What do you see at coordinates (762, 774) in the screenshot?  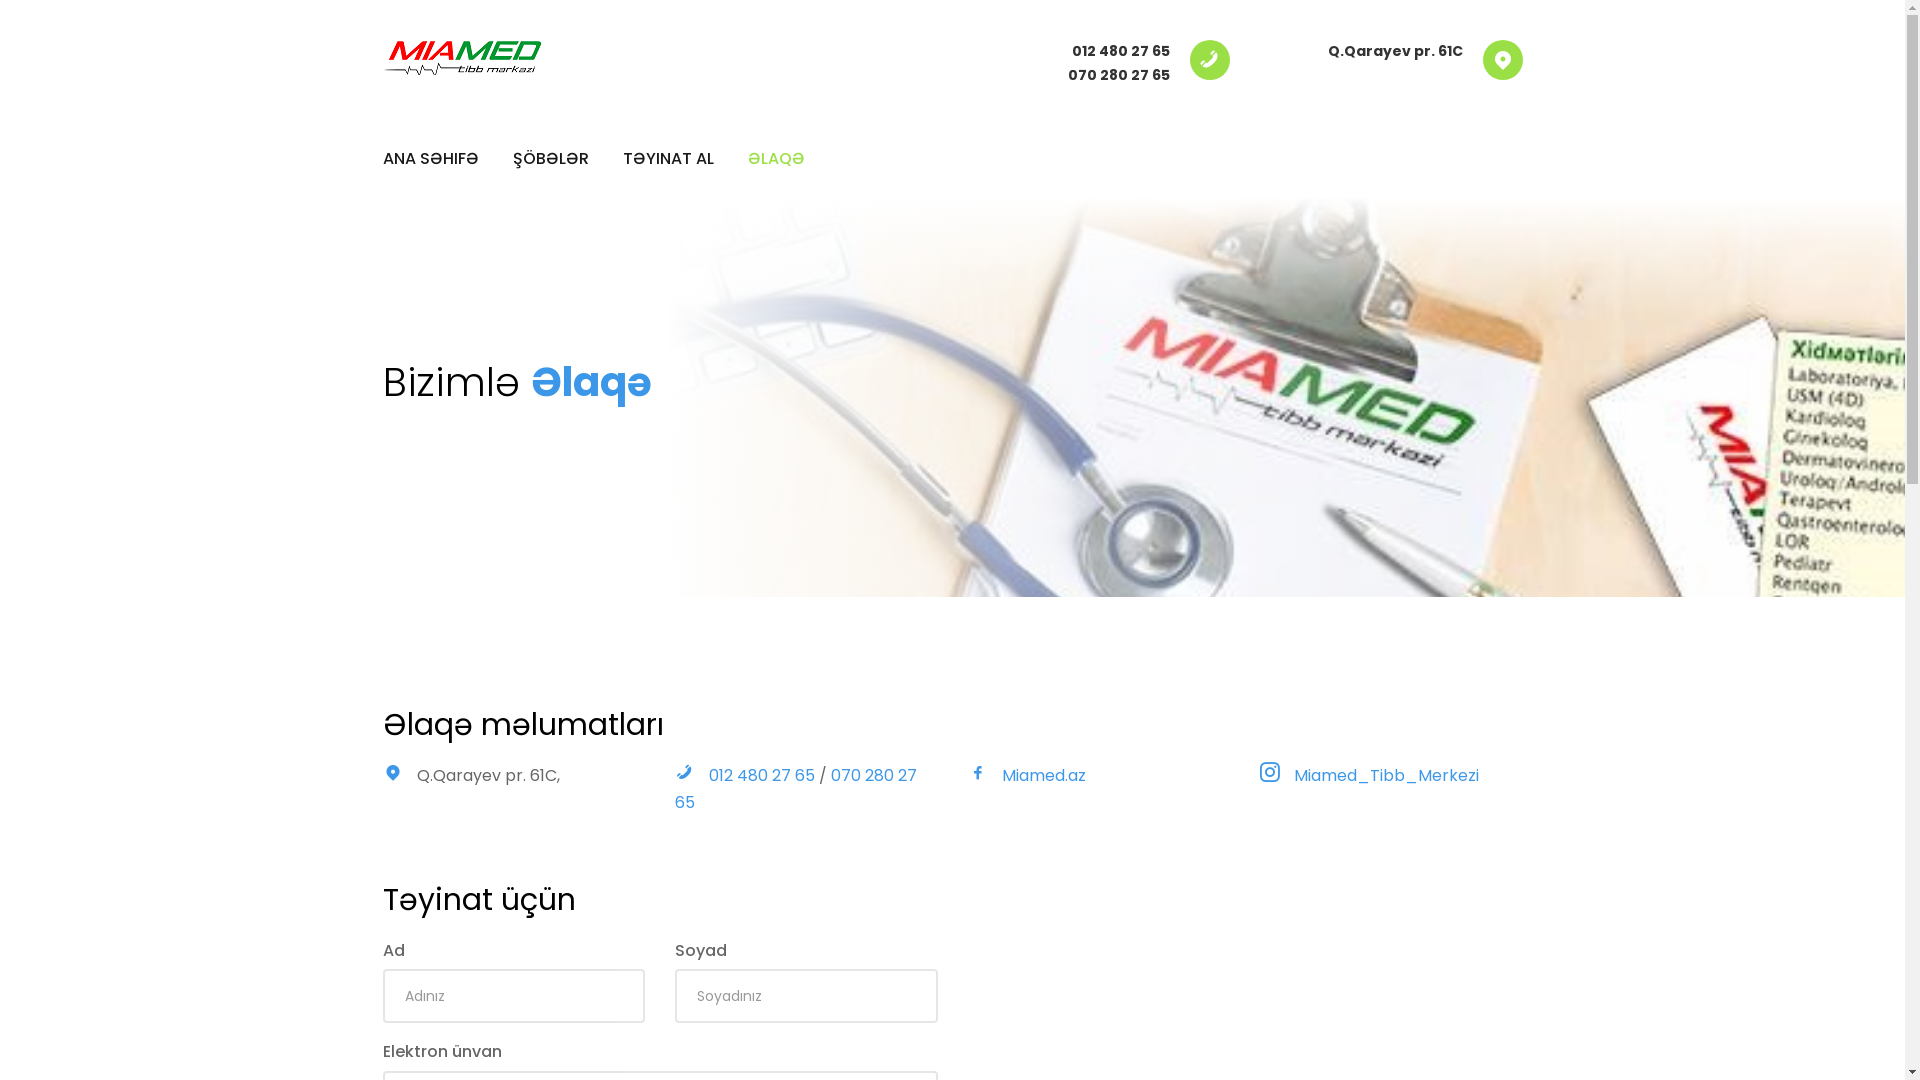 I see `'012 480 27 65'` at bounding box center [762, 774].